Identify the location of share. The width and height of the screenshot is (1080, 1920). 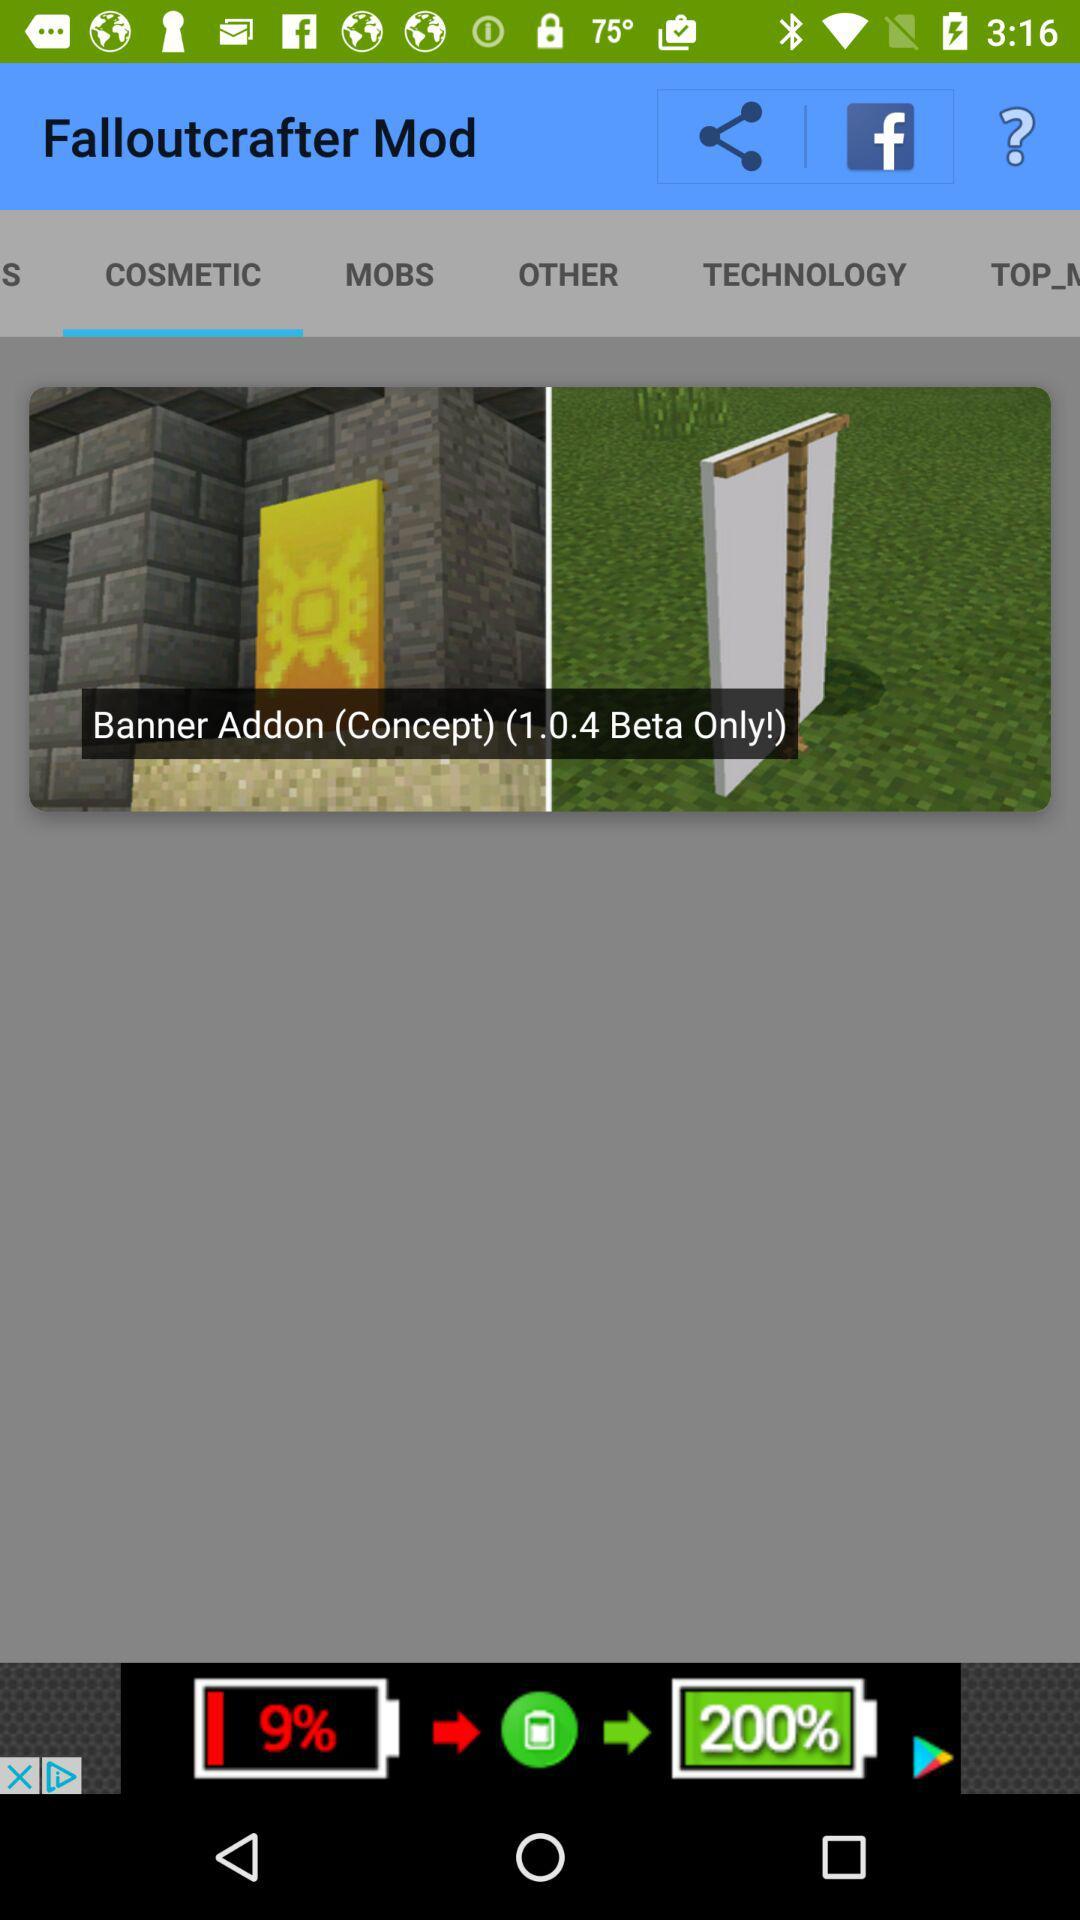
(731, 136).